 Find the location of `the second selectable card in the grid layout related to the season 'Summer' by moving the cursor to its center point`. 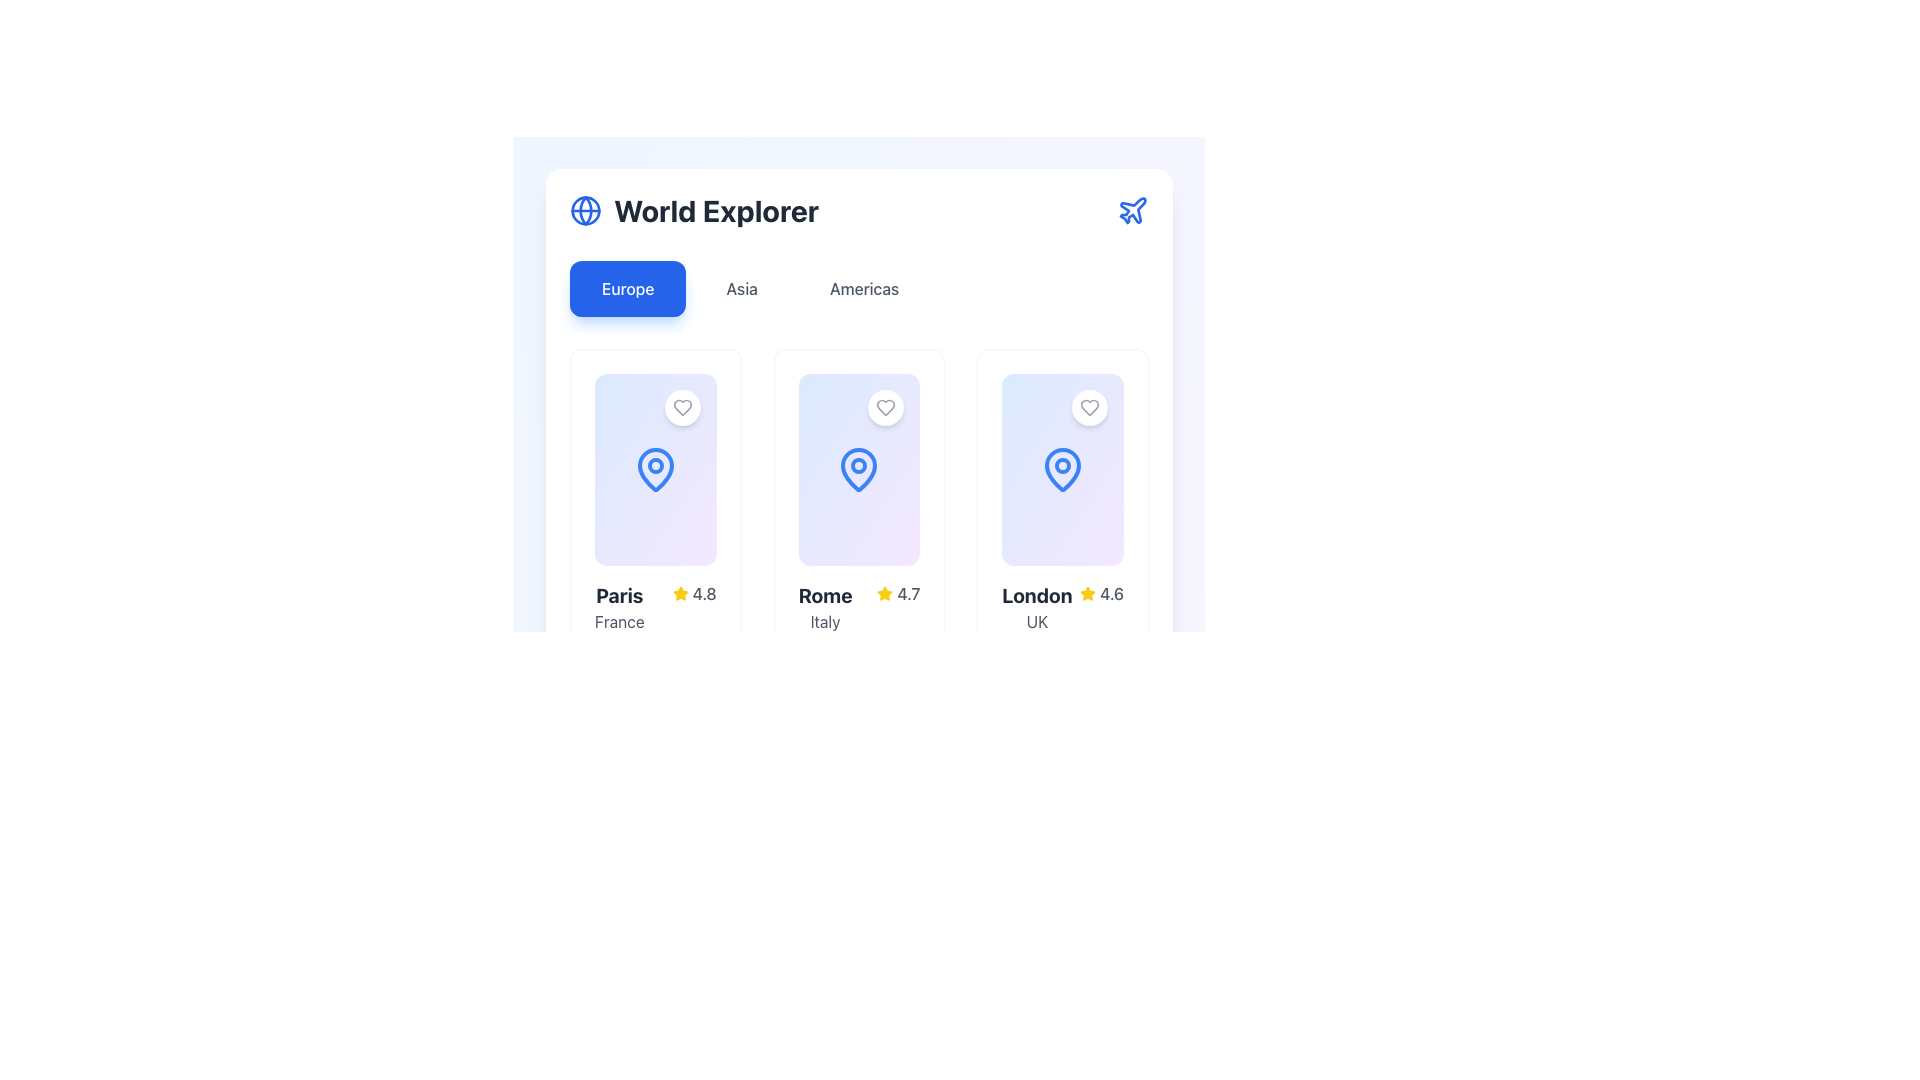

the second selectable card in the grid layout related to the season 'Summer' by moving the cursor to its center point is located at coordinates (892, 674).